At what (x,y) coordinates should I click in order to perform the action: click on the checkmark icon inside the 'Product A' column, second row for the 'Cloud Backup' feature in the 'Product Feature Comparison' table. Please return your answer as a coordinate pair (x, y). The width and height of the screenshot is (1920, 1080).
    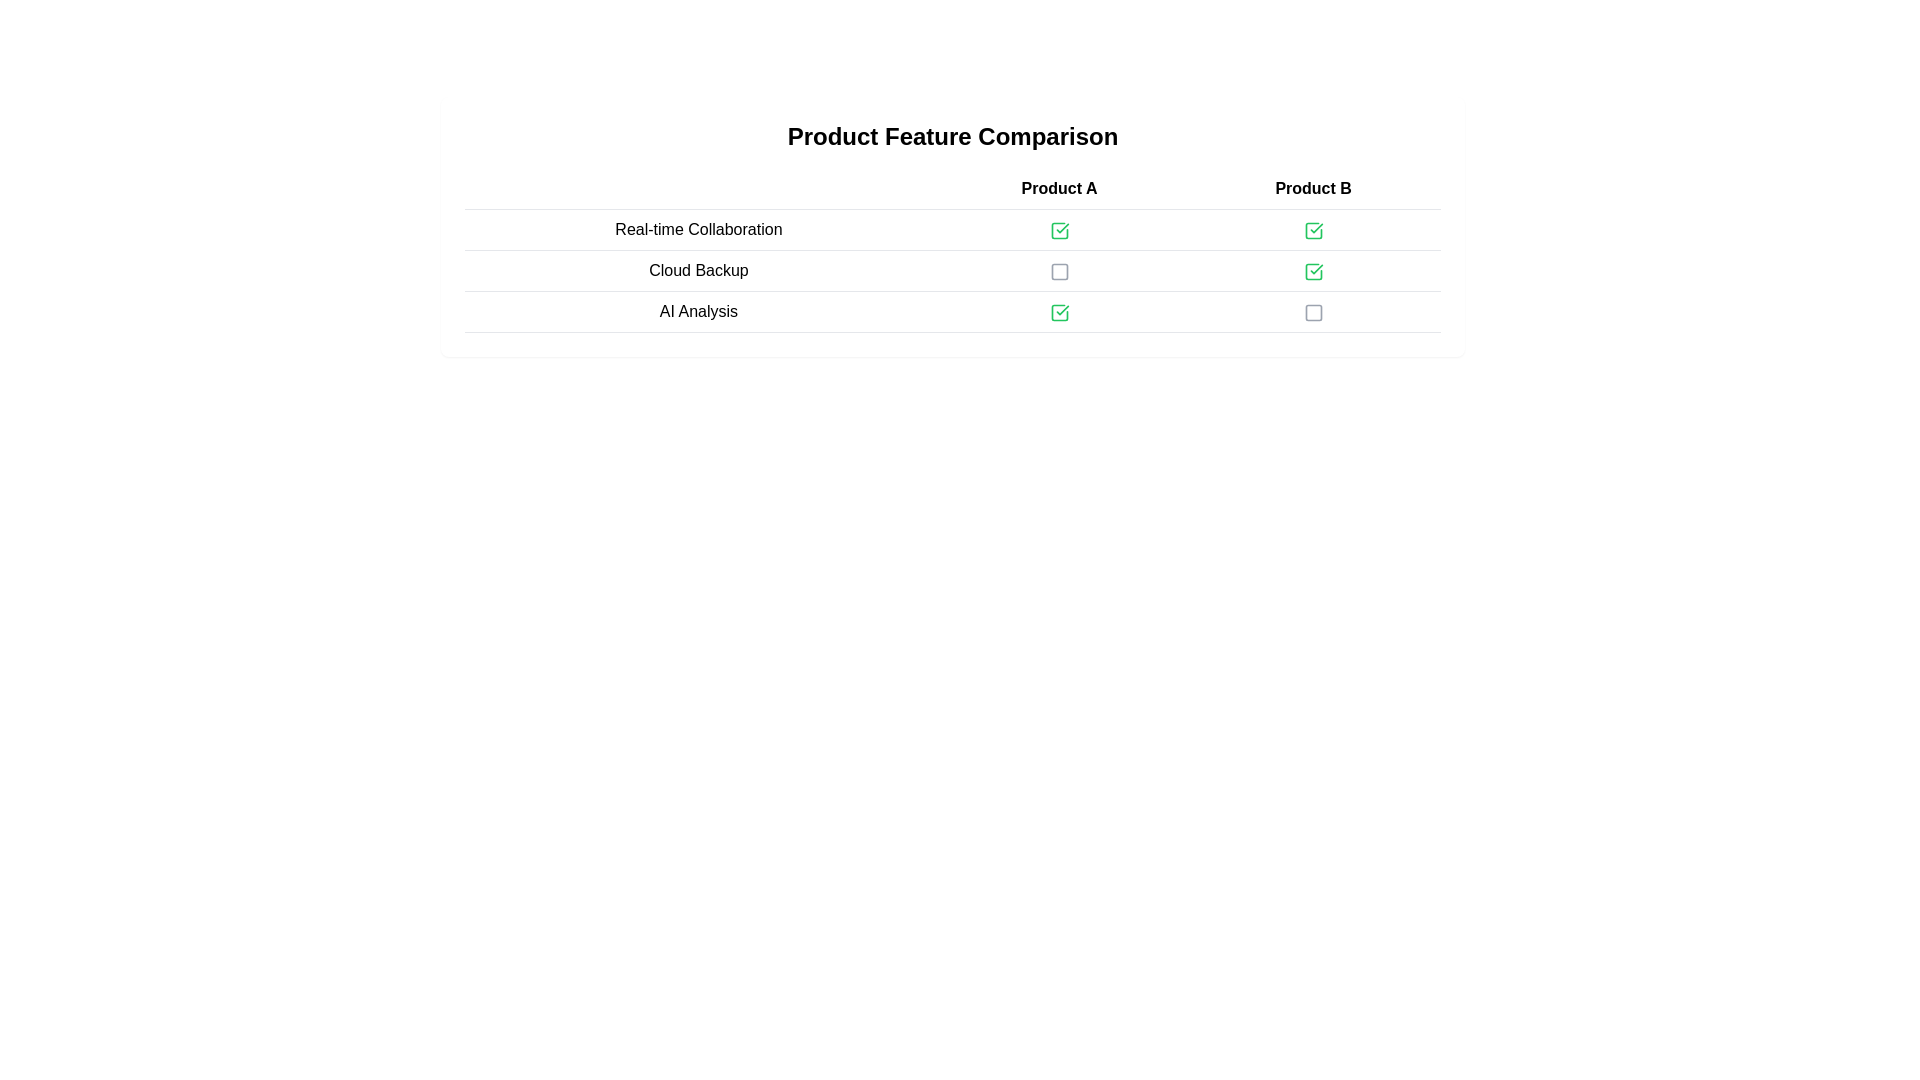
    Looking at the image, I should click on (1313, 271).